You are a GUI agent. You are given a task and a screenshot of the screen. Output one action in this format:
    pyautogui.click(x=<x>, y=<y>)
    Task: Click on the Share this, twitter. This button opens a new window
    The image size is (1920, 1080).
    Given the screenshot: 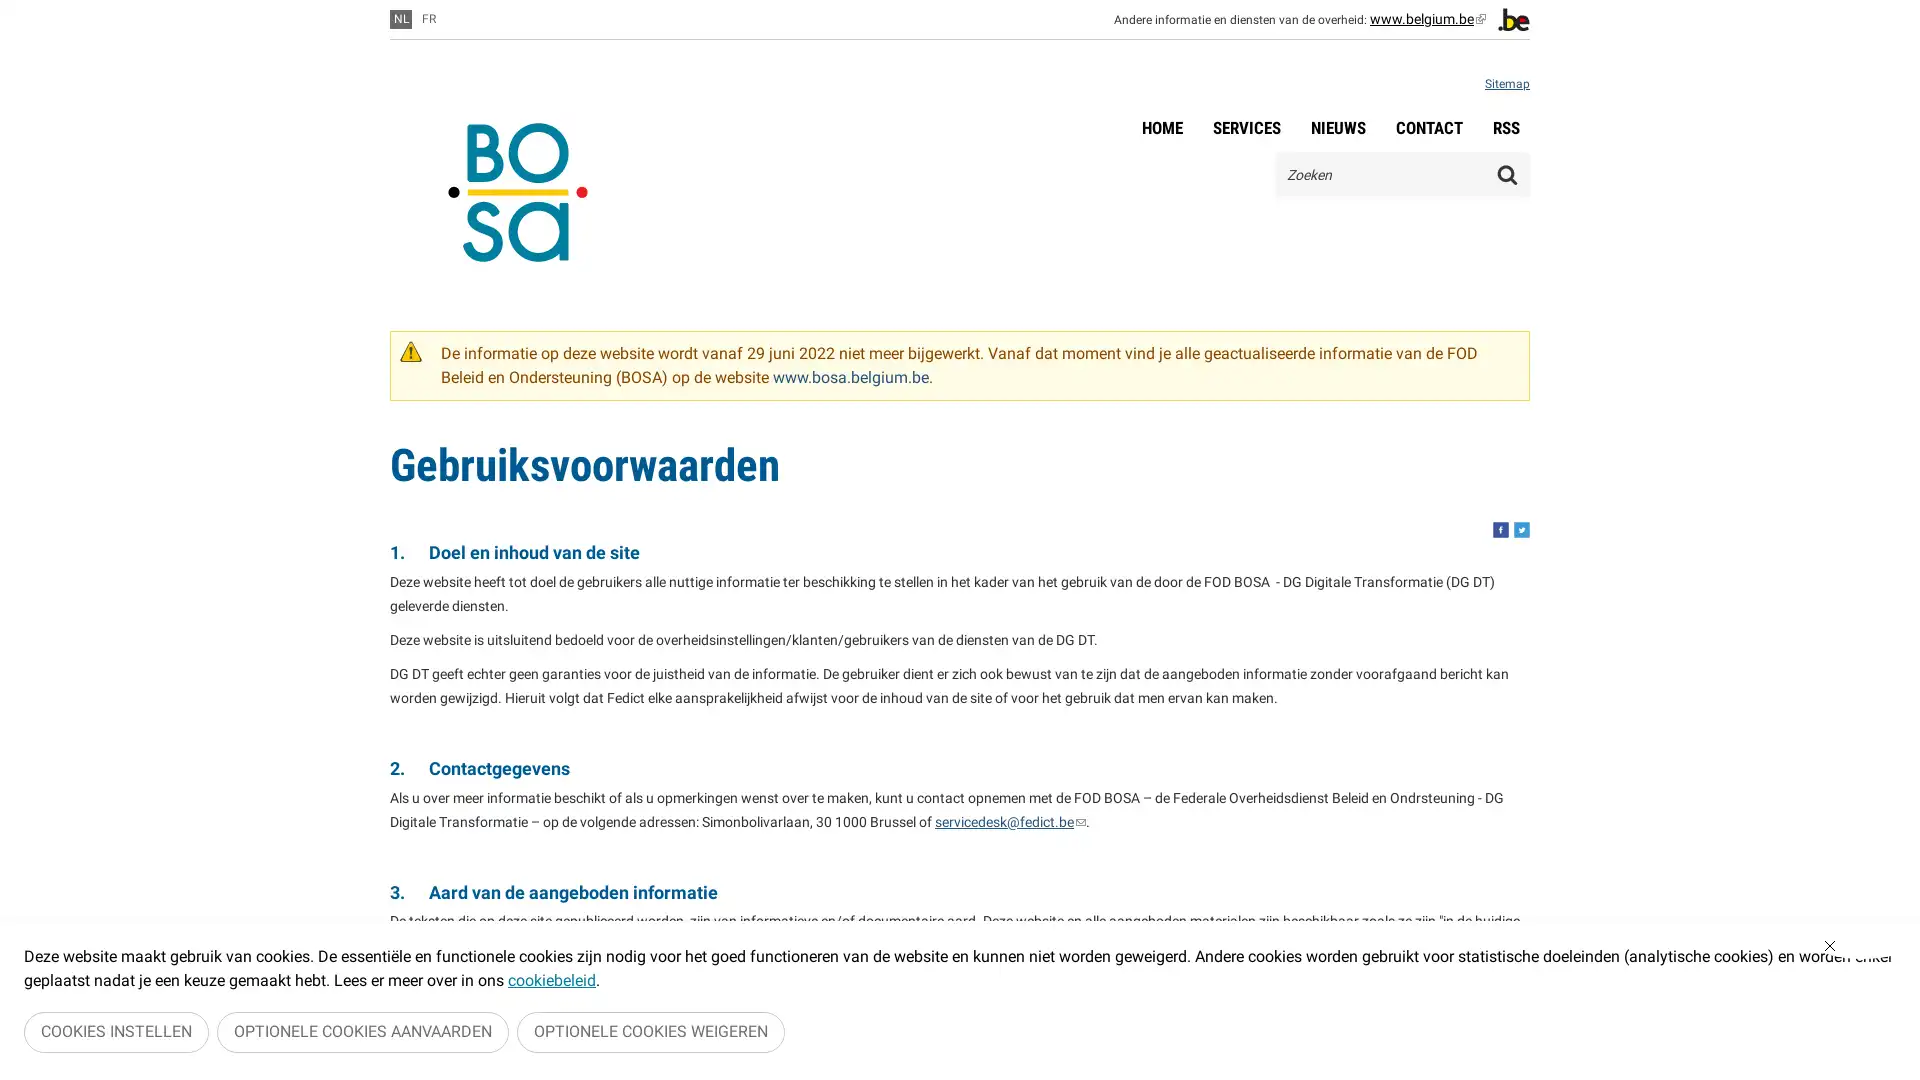 What is the action you would take?
    pyautogui.click(x=1520, y=528)
    